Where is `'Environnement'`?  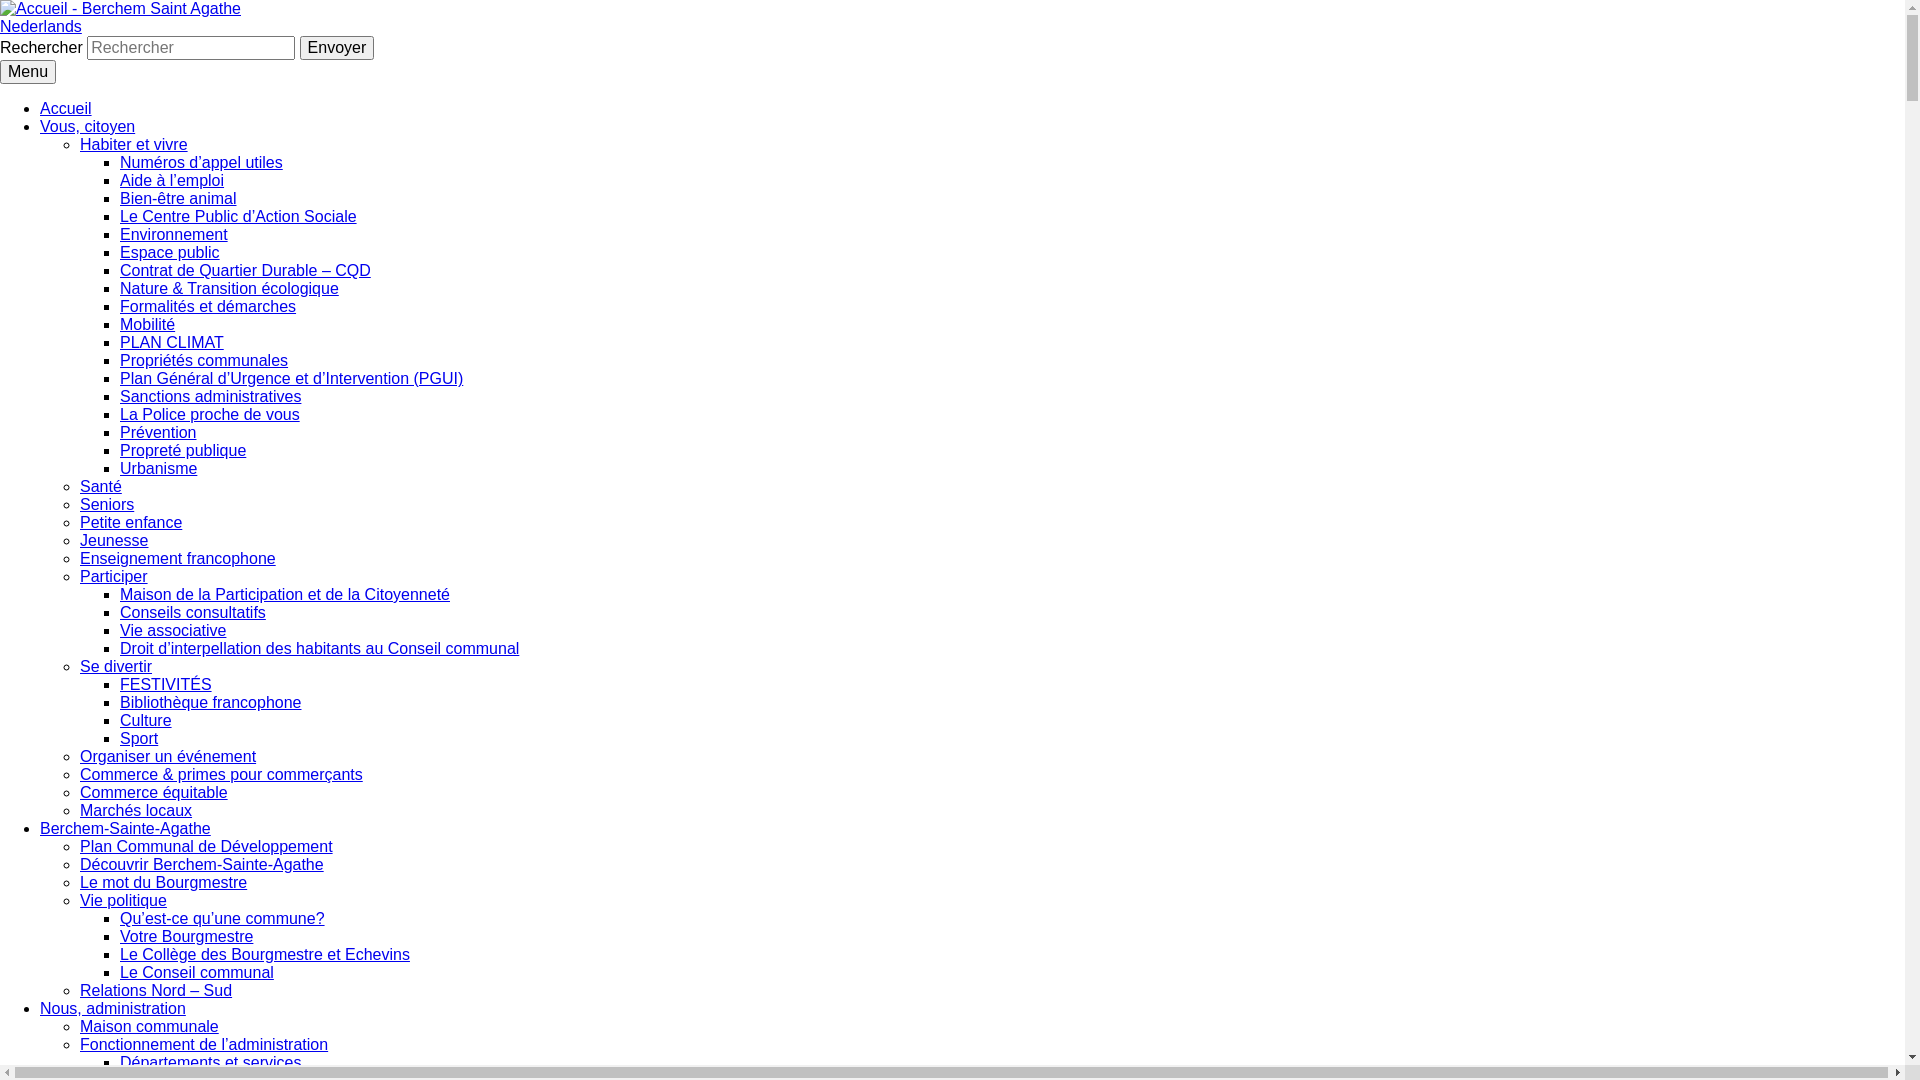 'Environnement' is located at coordinates (173, 233).